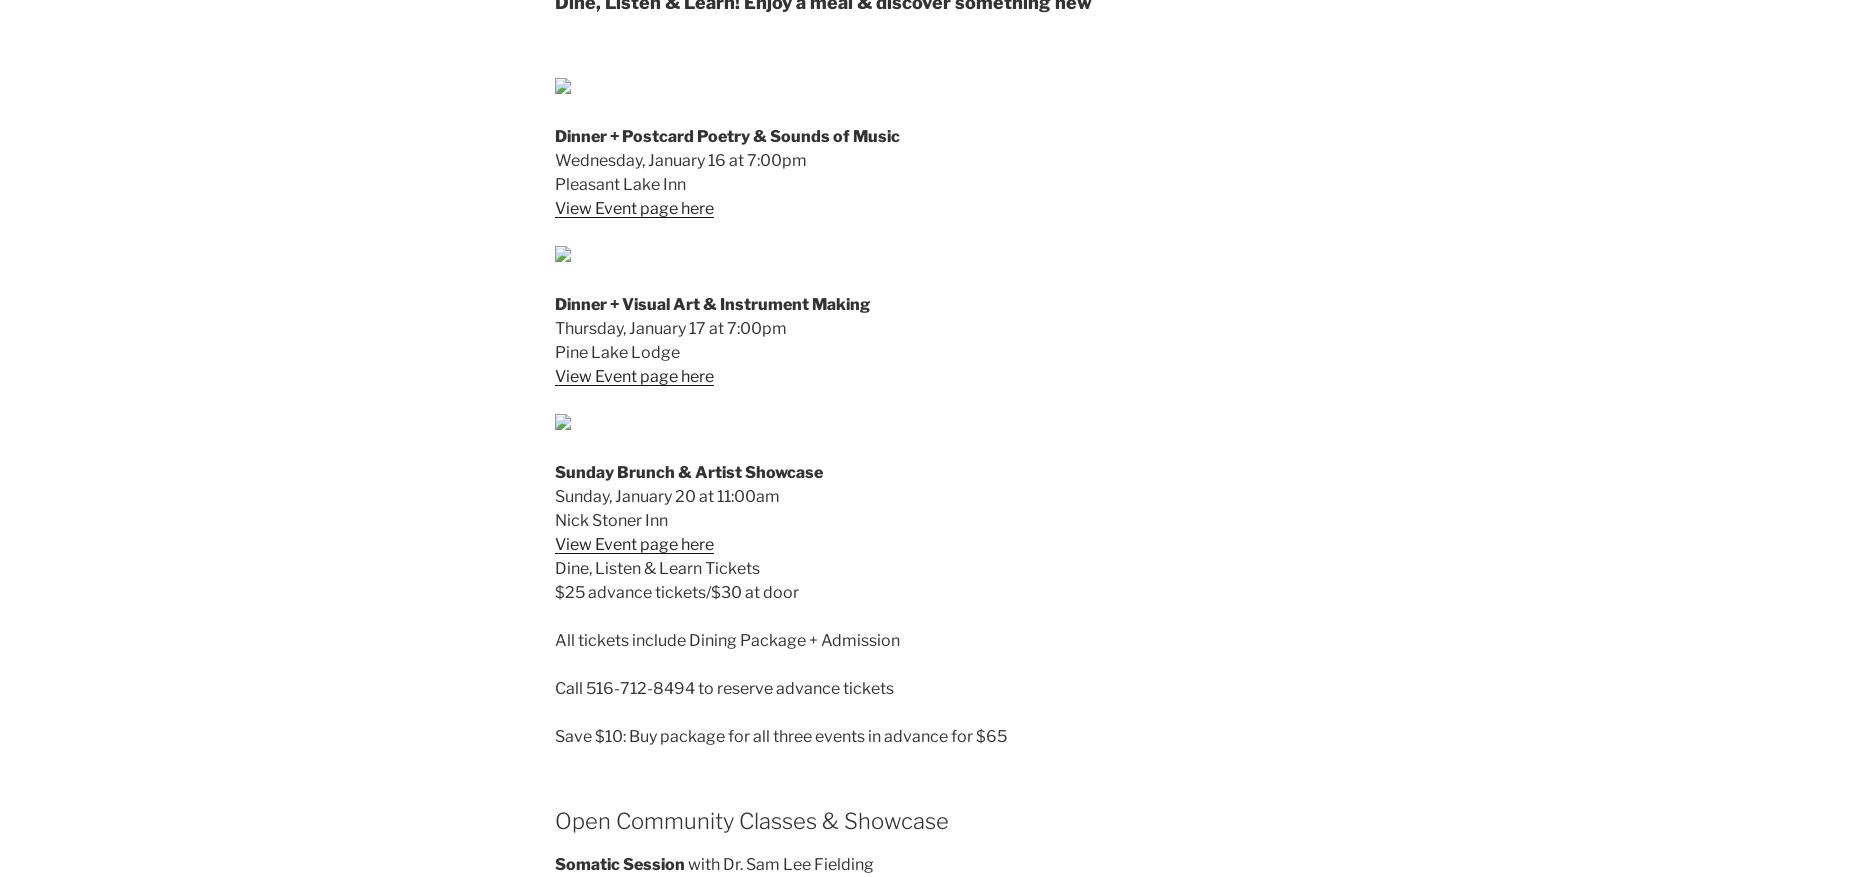 The image size is (1850, 877). Describe the element at coordinates (555, 567) in the screenshot. I see `'Dine, Listen & Learn Tickets'` at that location.